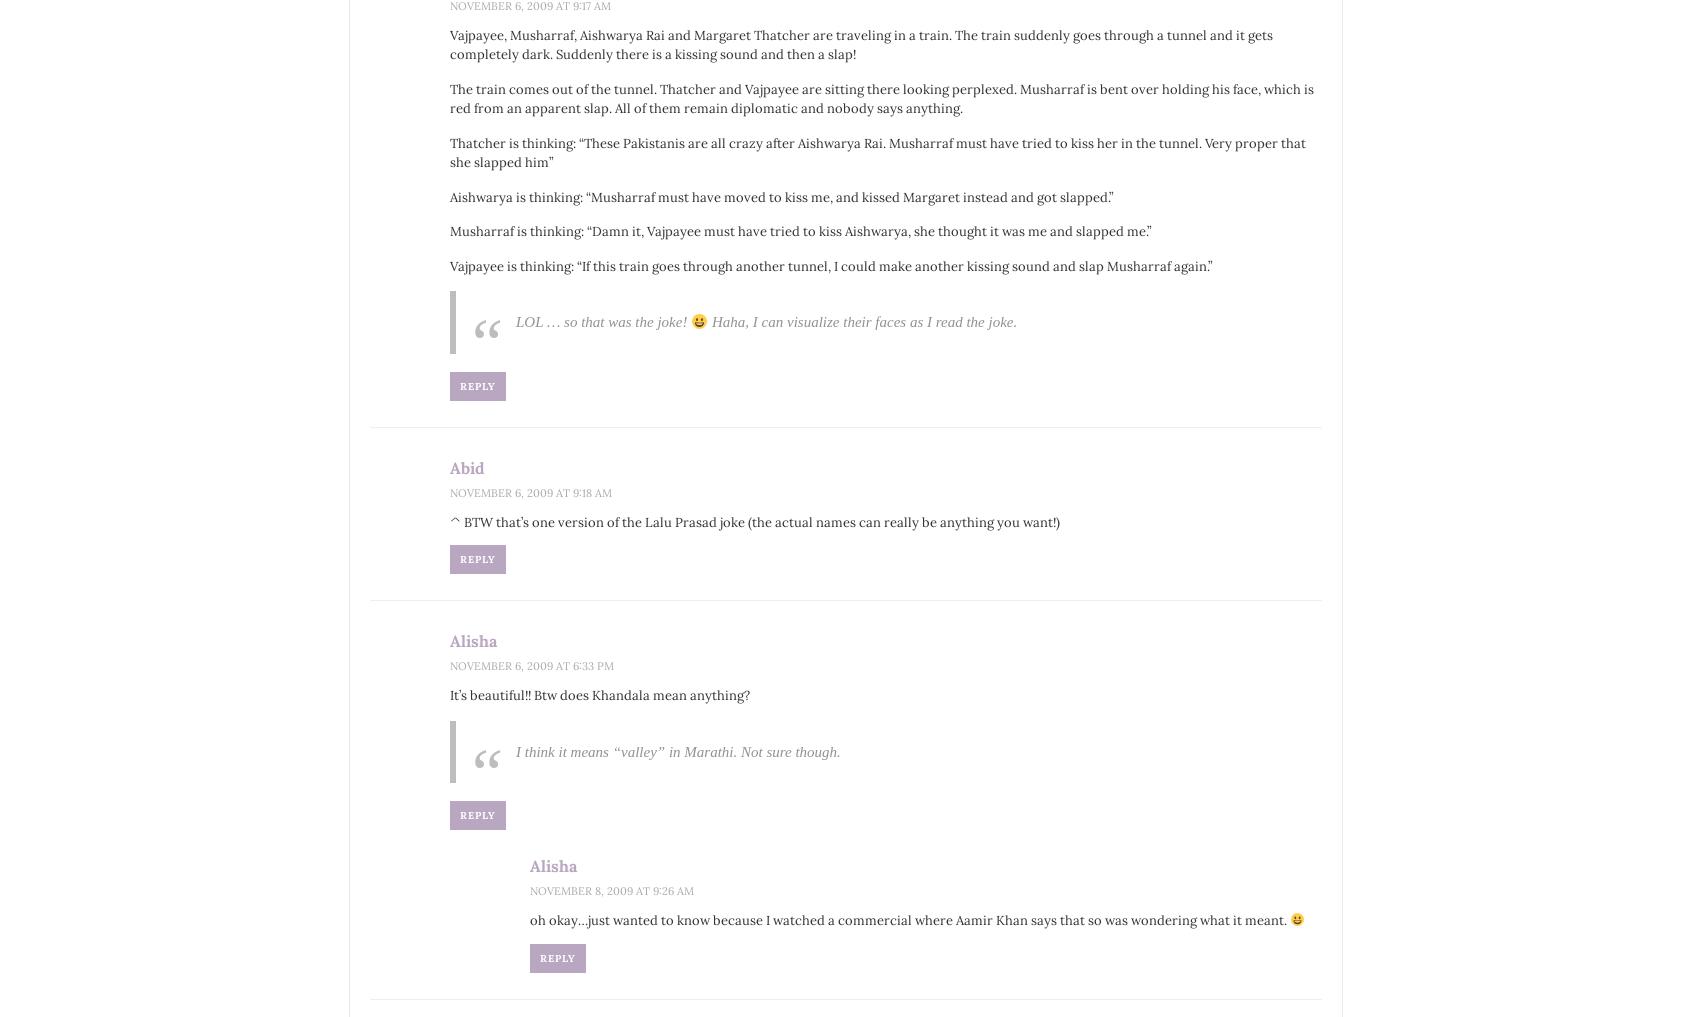 The image size is (1692, 1017). I want to click on 'It’s beautiful!! Btw does Khandala mean anything?', so click(598, 694).